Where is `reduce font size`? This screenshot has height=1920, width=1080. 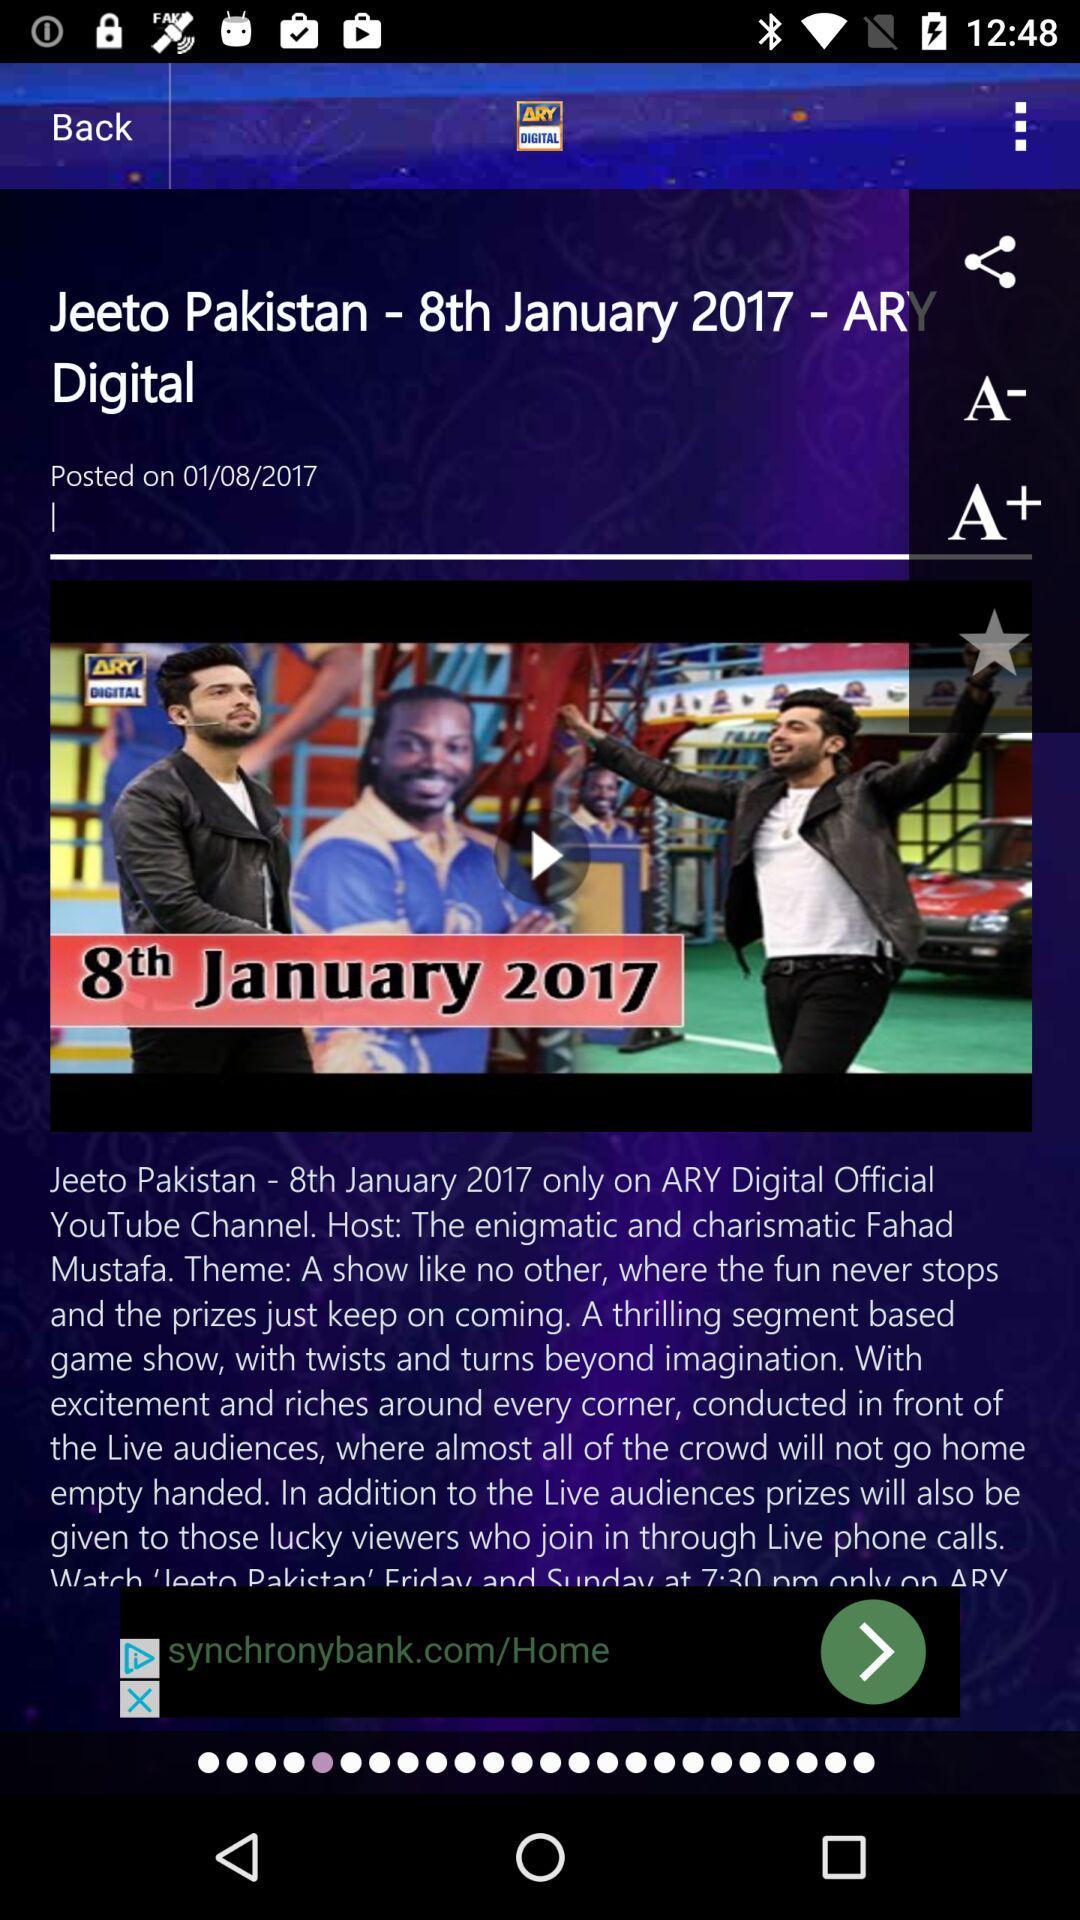 reduce font size is located at coordinates (994, 392).